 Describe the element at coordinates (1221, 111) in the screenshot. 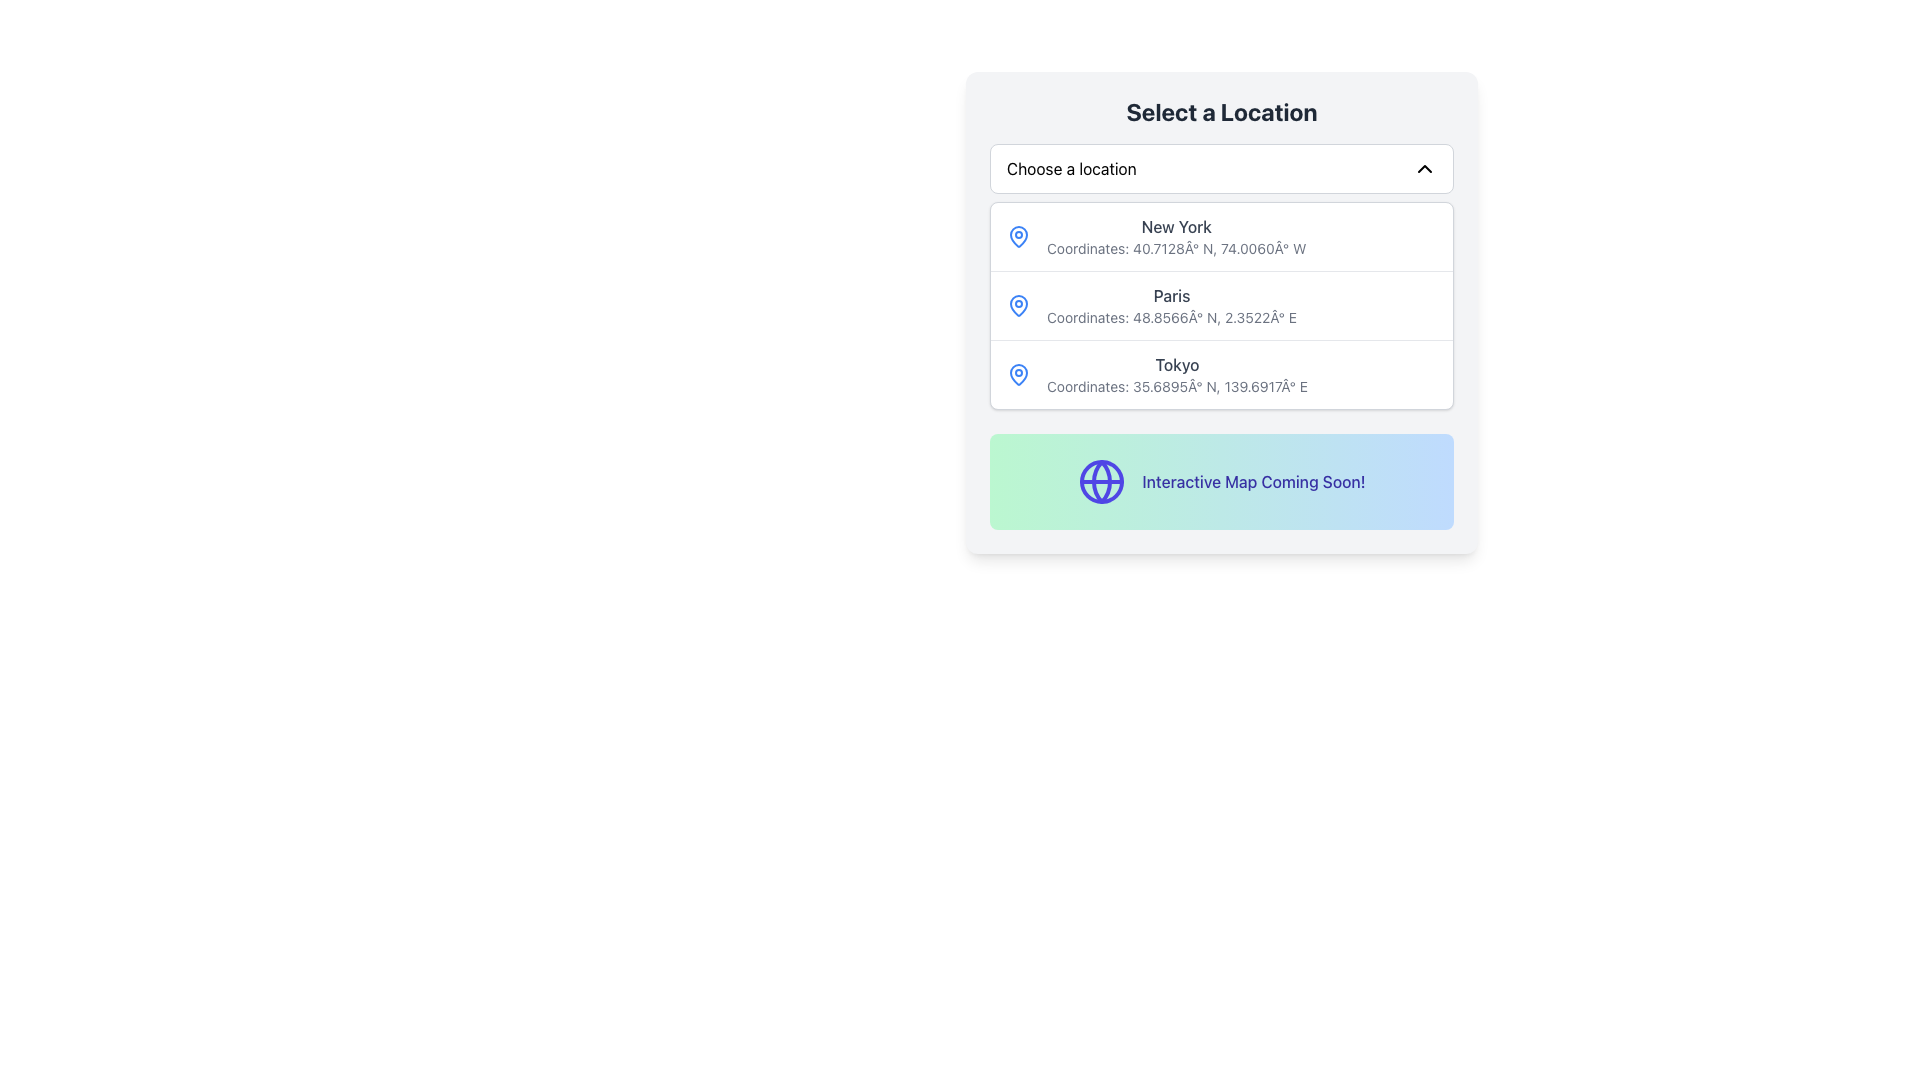

I see `the Text Label that serves as the title for the location selection section, positioned at the top of the interface` at that location.